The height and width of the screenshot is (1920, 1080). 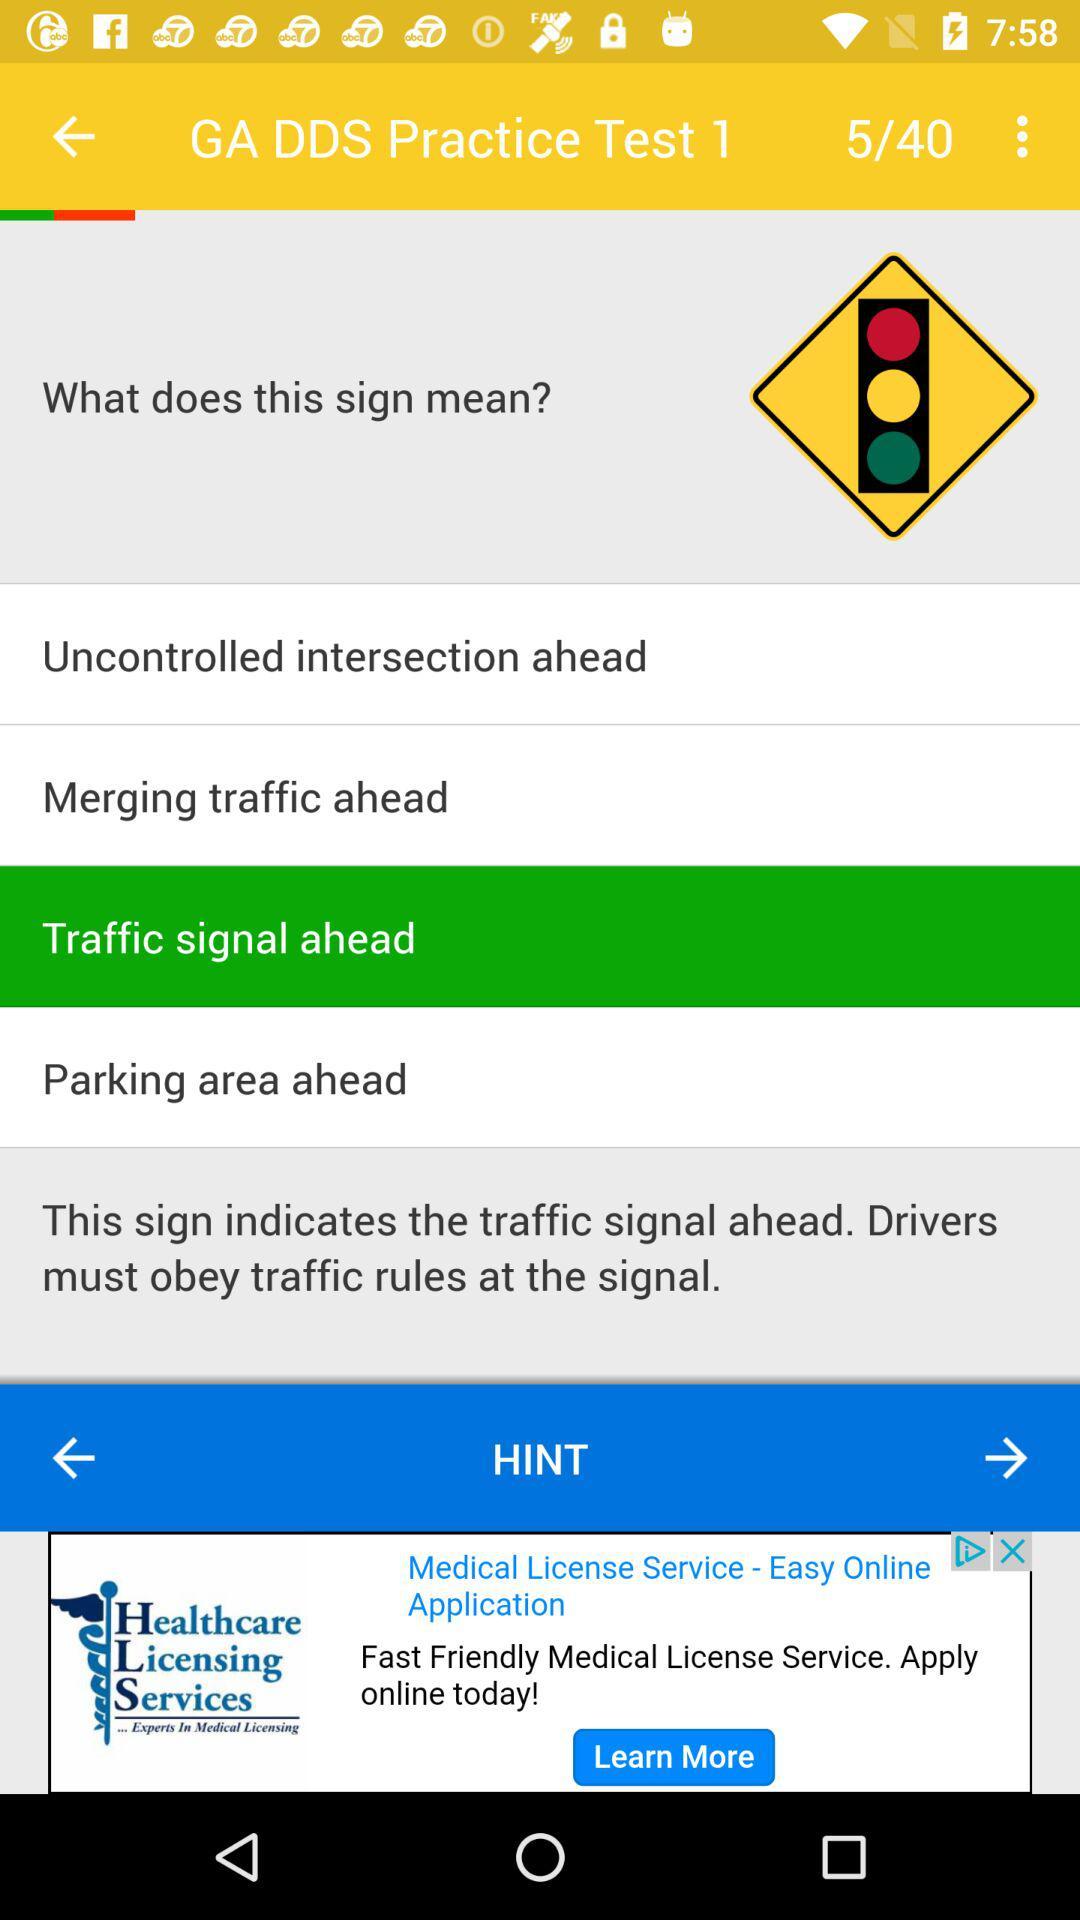 I want to click on cignal, so click(x=892, y=396).